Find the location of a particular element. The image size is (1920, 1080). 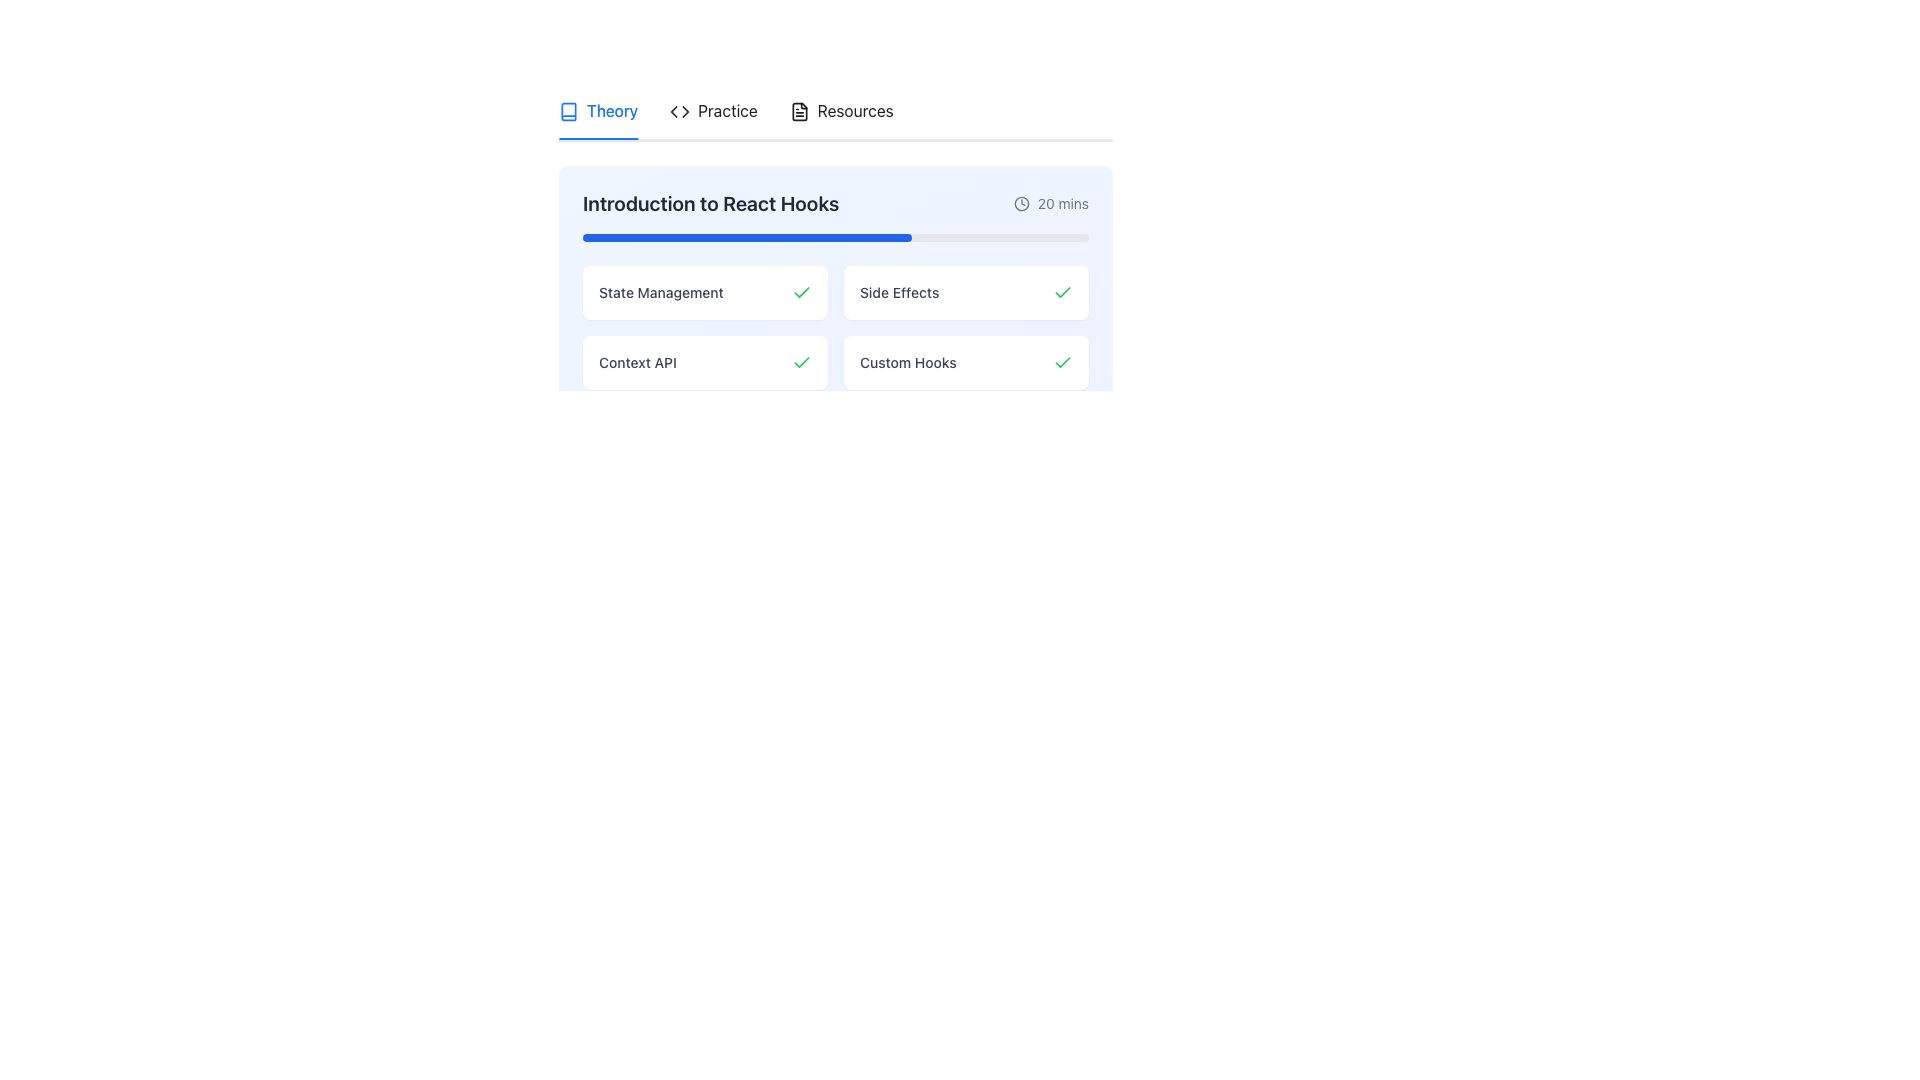

the 'Practice' text label in the navigation bar, located between 'Theory' and 'Resources' is located at coordinates (726, 111).